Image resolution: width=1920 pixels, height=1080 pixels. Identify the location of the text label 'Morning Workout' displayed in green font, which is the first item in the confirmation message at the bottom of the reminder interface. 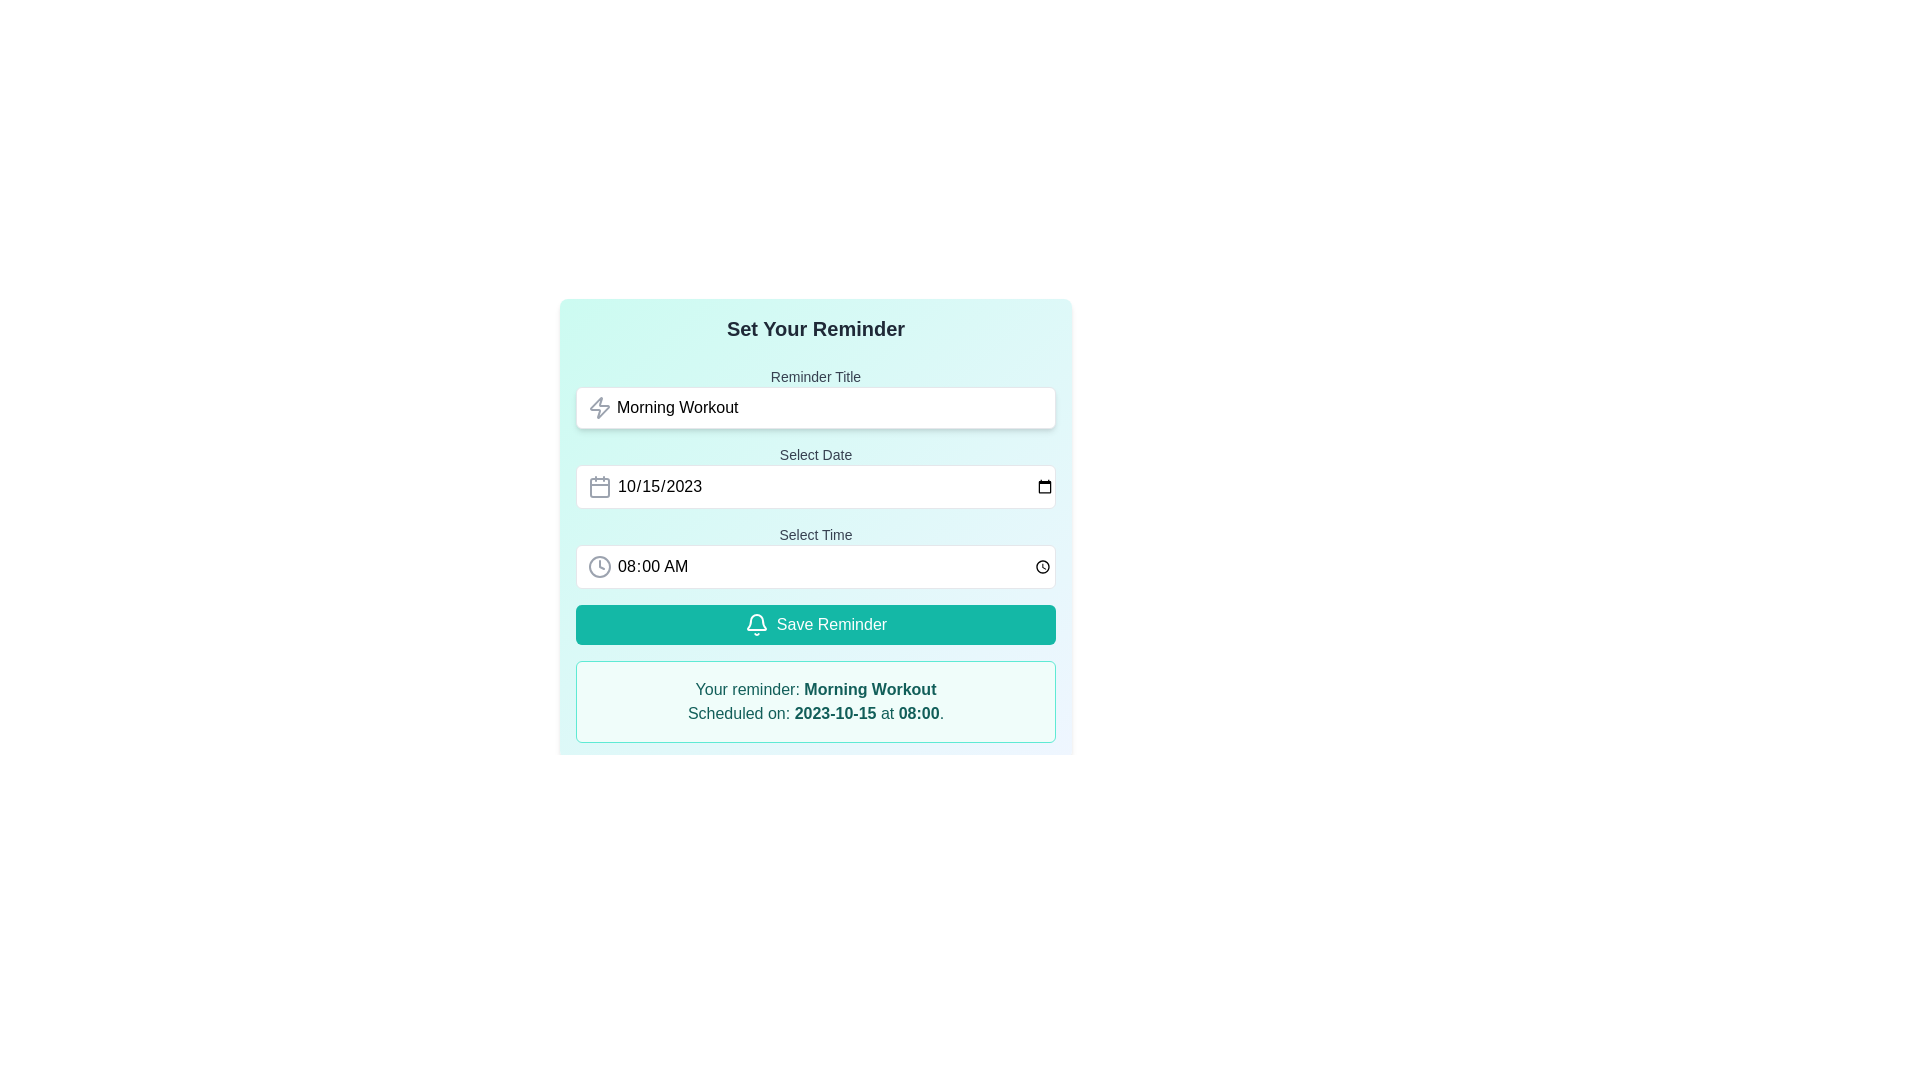
(870, 688).